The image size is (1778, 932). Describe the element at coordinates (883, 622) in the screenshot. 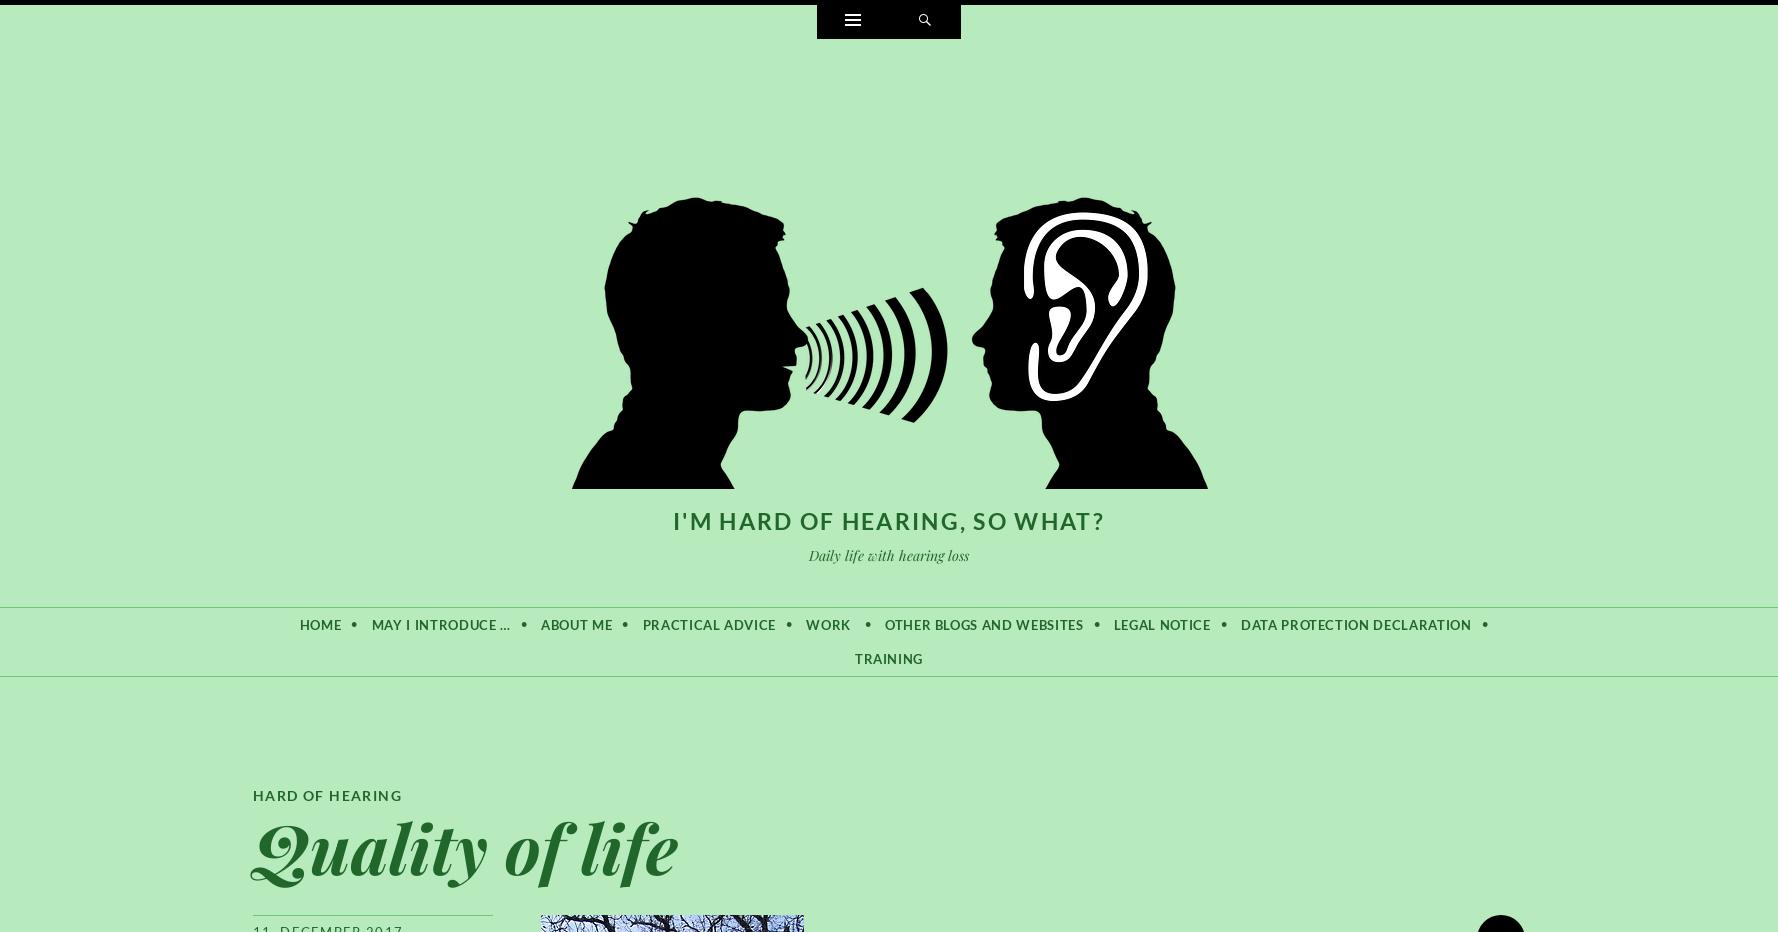

I see `'Other Blogs and websites'` at that location.